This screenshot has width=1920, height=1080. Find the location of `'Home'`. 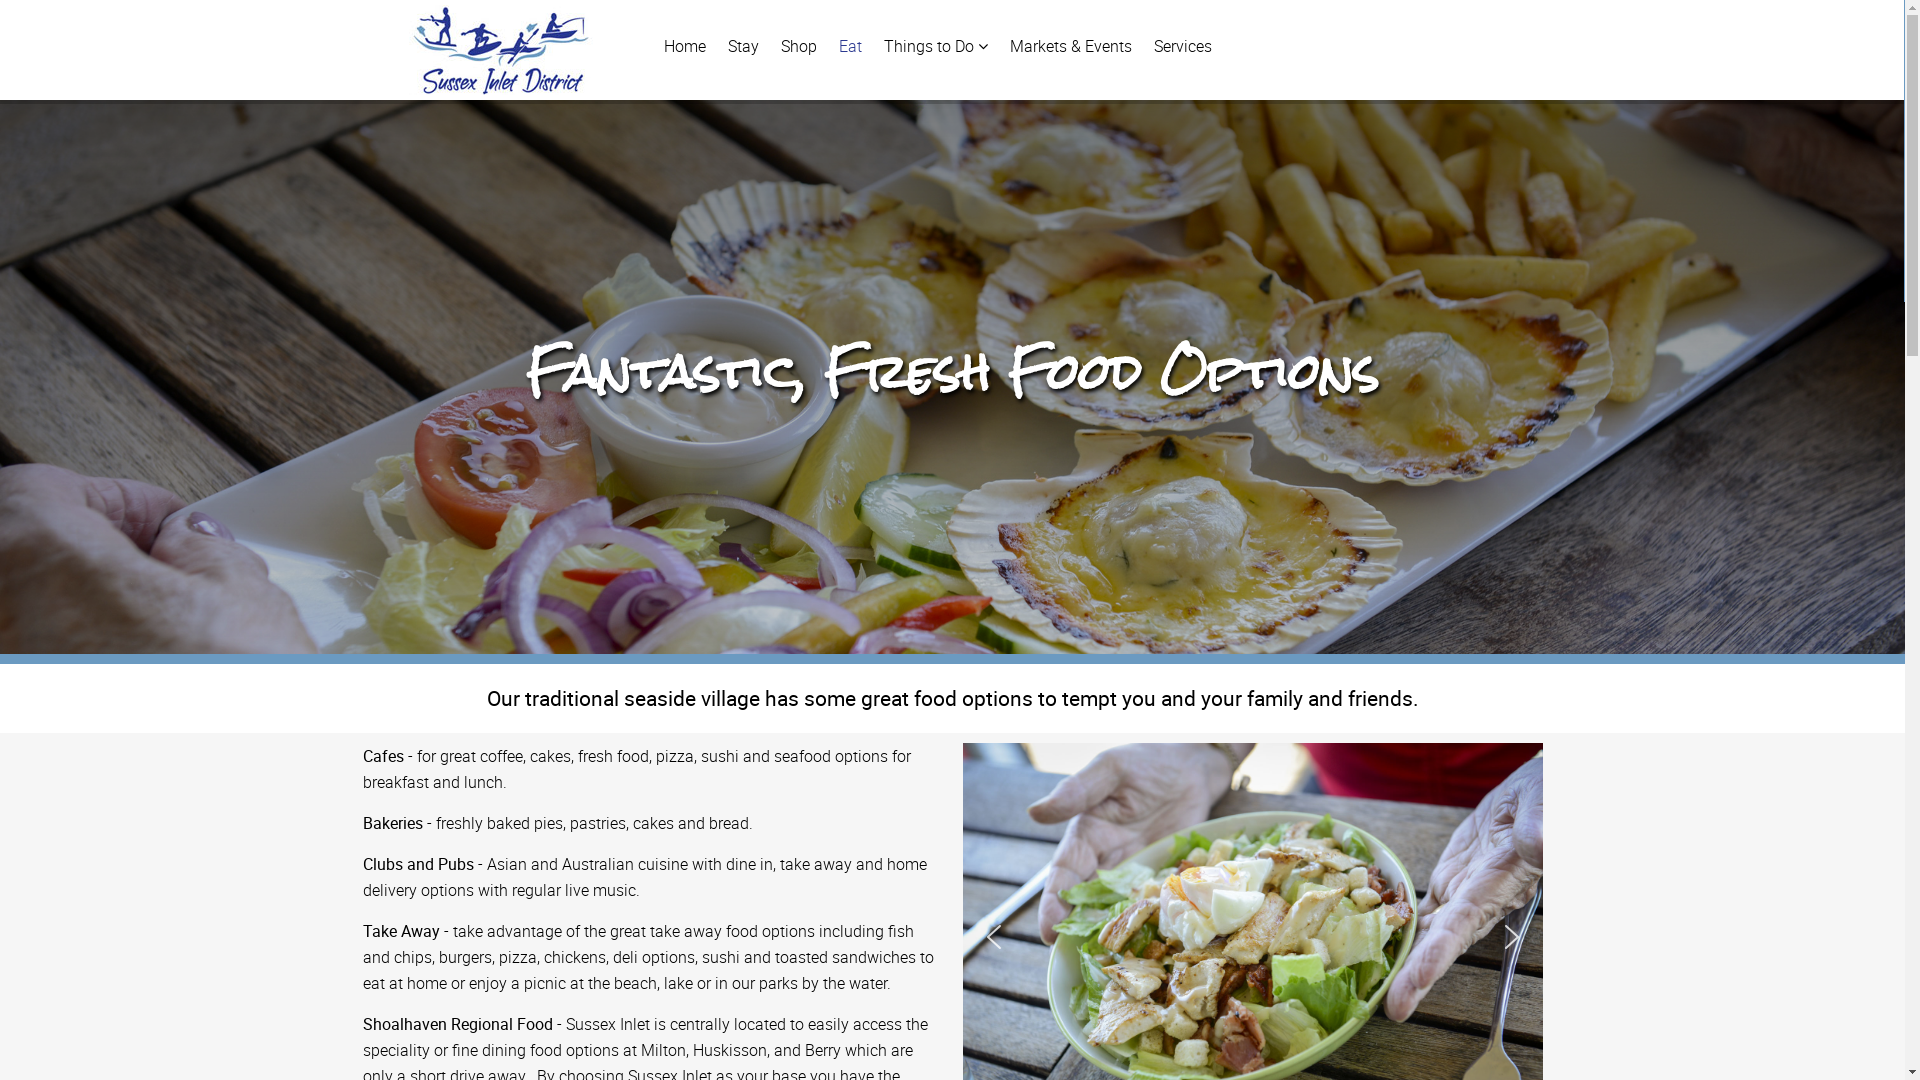

'Home' is located at coordinates (685, 45).